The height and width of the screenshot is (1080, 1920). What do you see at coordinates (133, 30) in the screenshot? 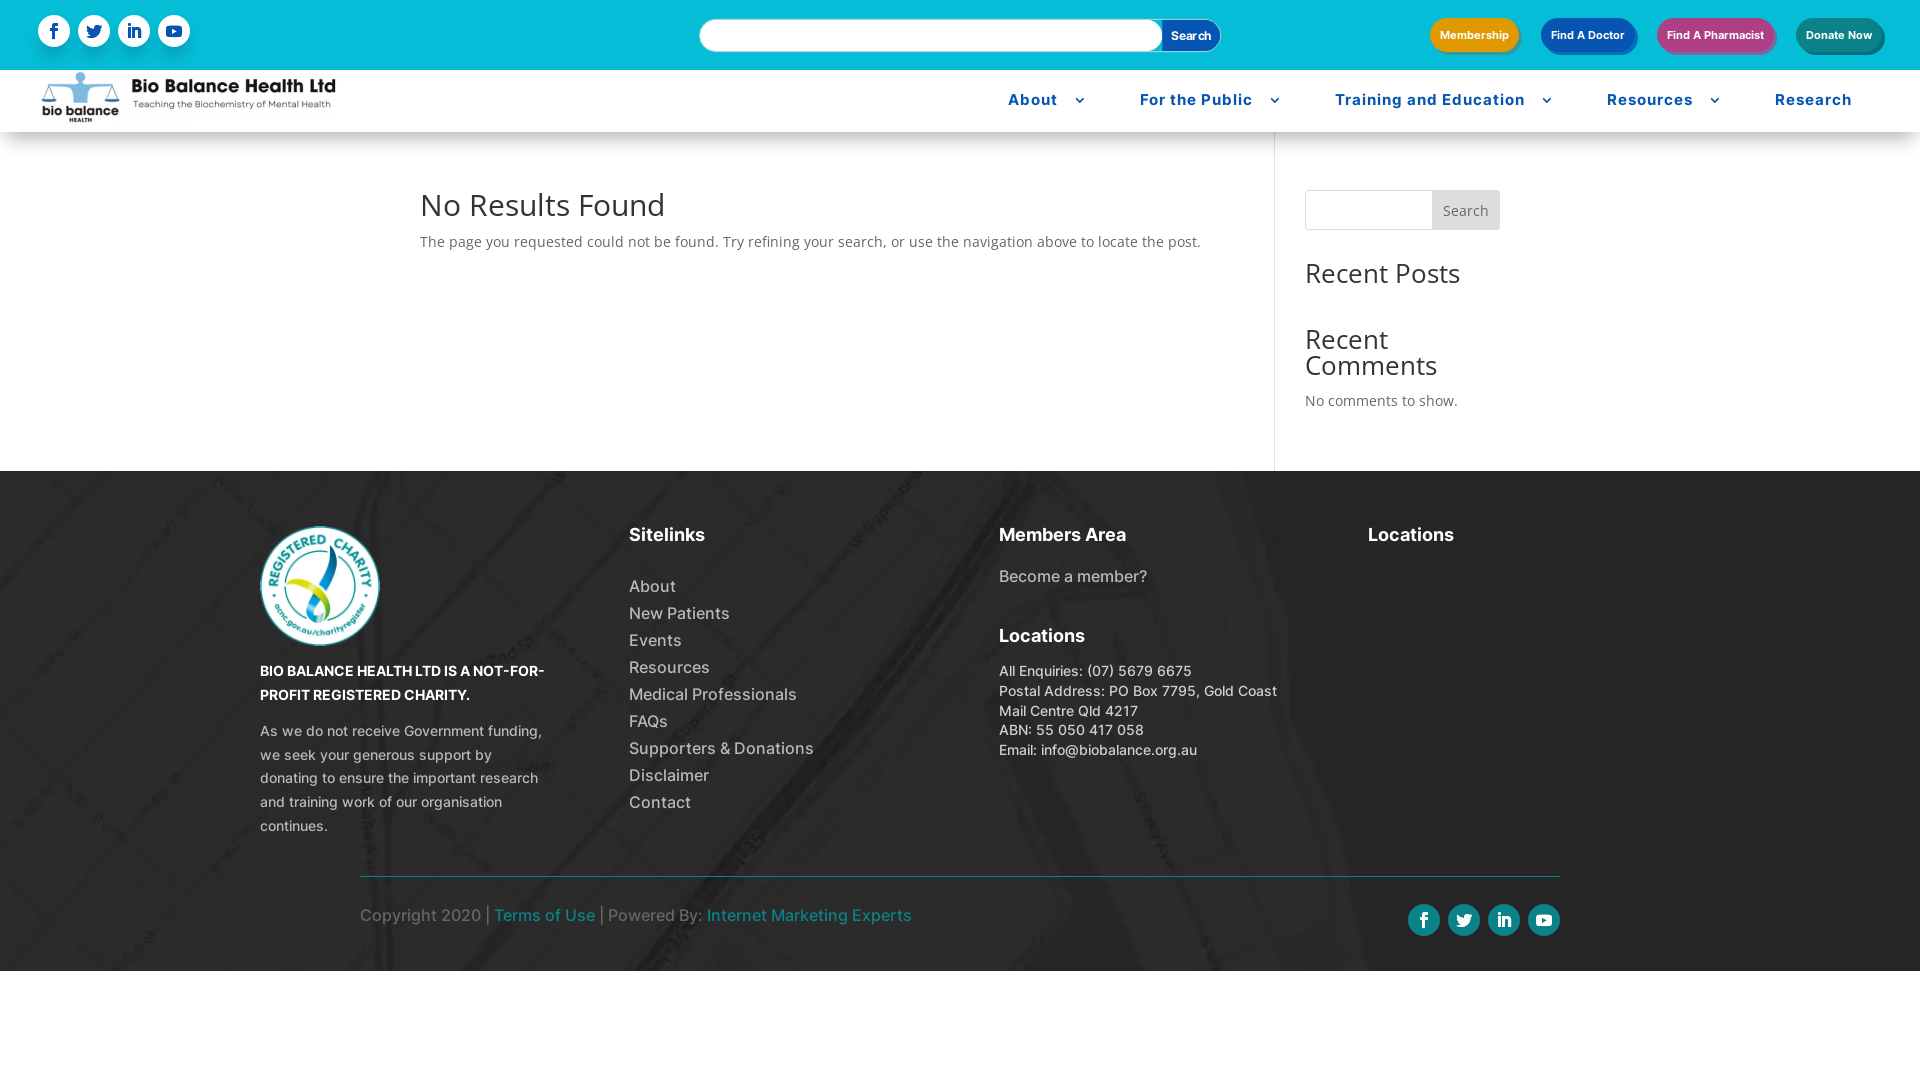
I see `'Follow on LinkedIn'` at bounding box center [133, 30].